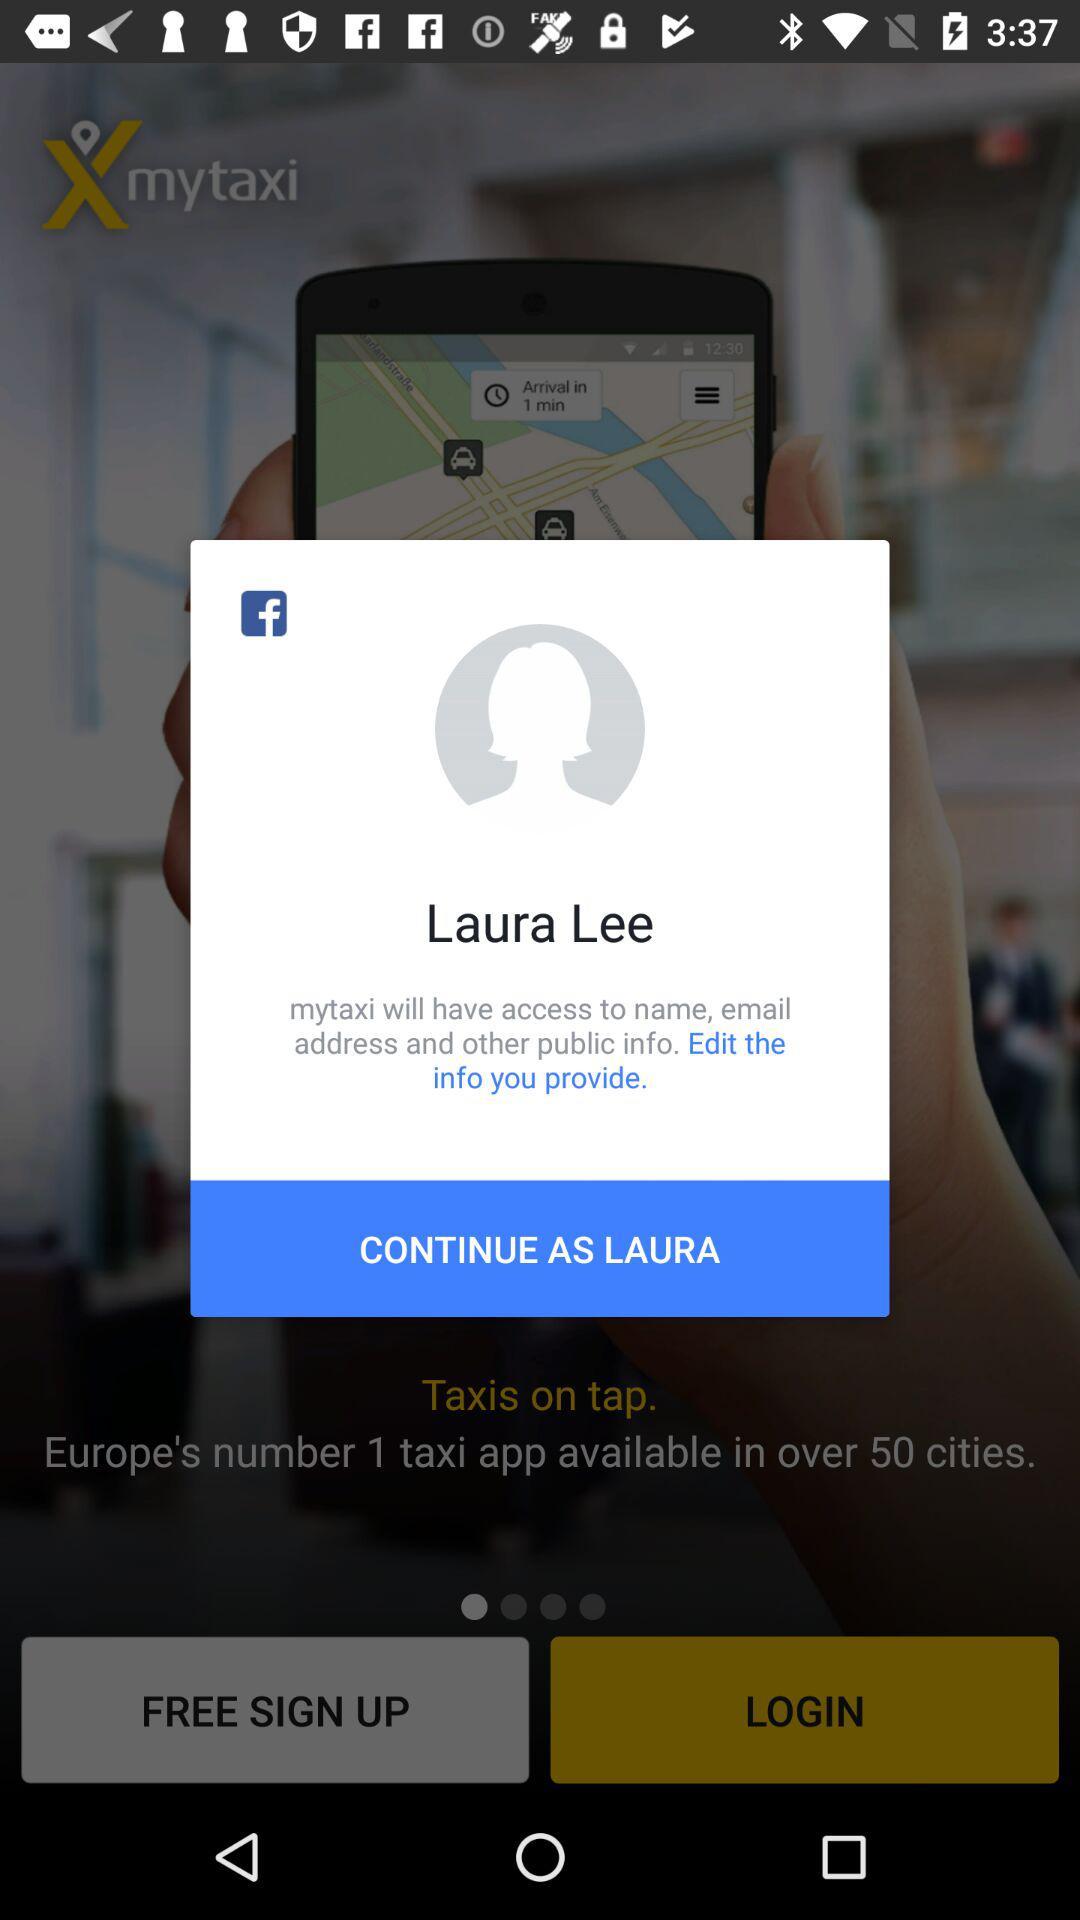 The image size is (1080, 1920). What do you see at coordinates (540, 1041) in the screenshot?
I see `the item above continue as laura item` at bounding box center [540, 1041].